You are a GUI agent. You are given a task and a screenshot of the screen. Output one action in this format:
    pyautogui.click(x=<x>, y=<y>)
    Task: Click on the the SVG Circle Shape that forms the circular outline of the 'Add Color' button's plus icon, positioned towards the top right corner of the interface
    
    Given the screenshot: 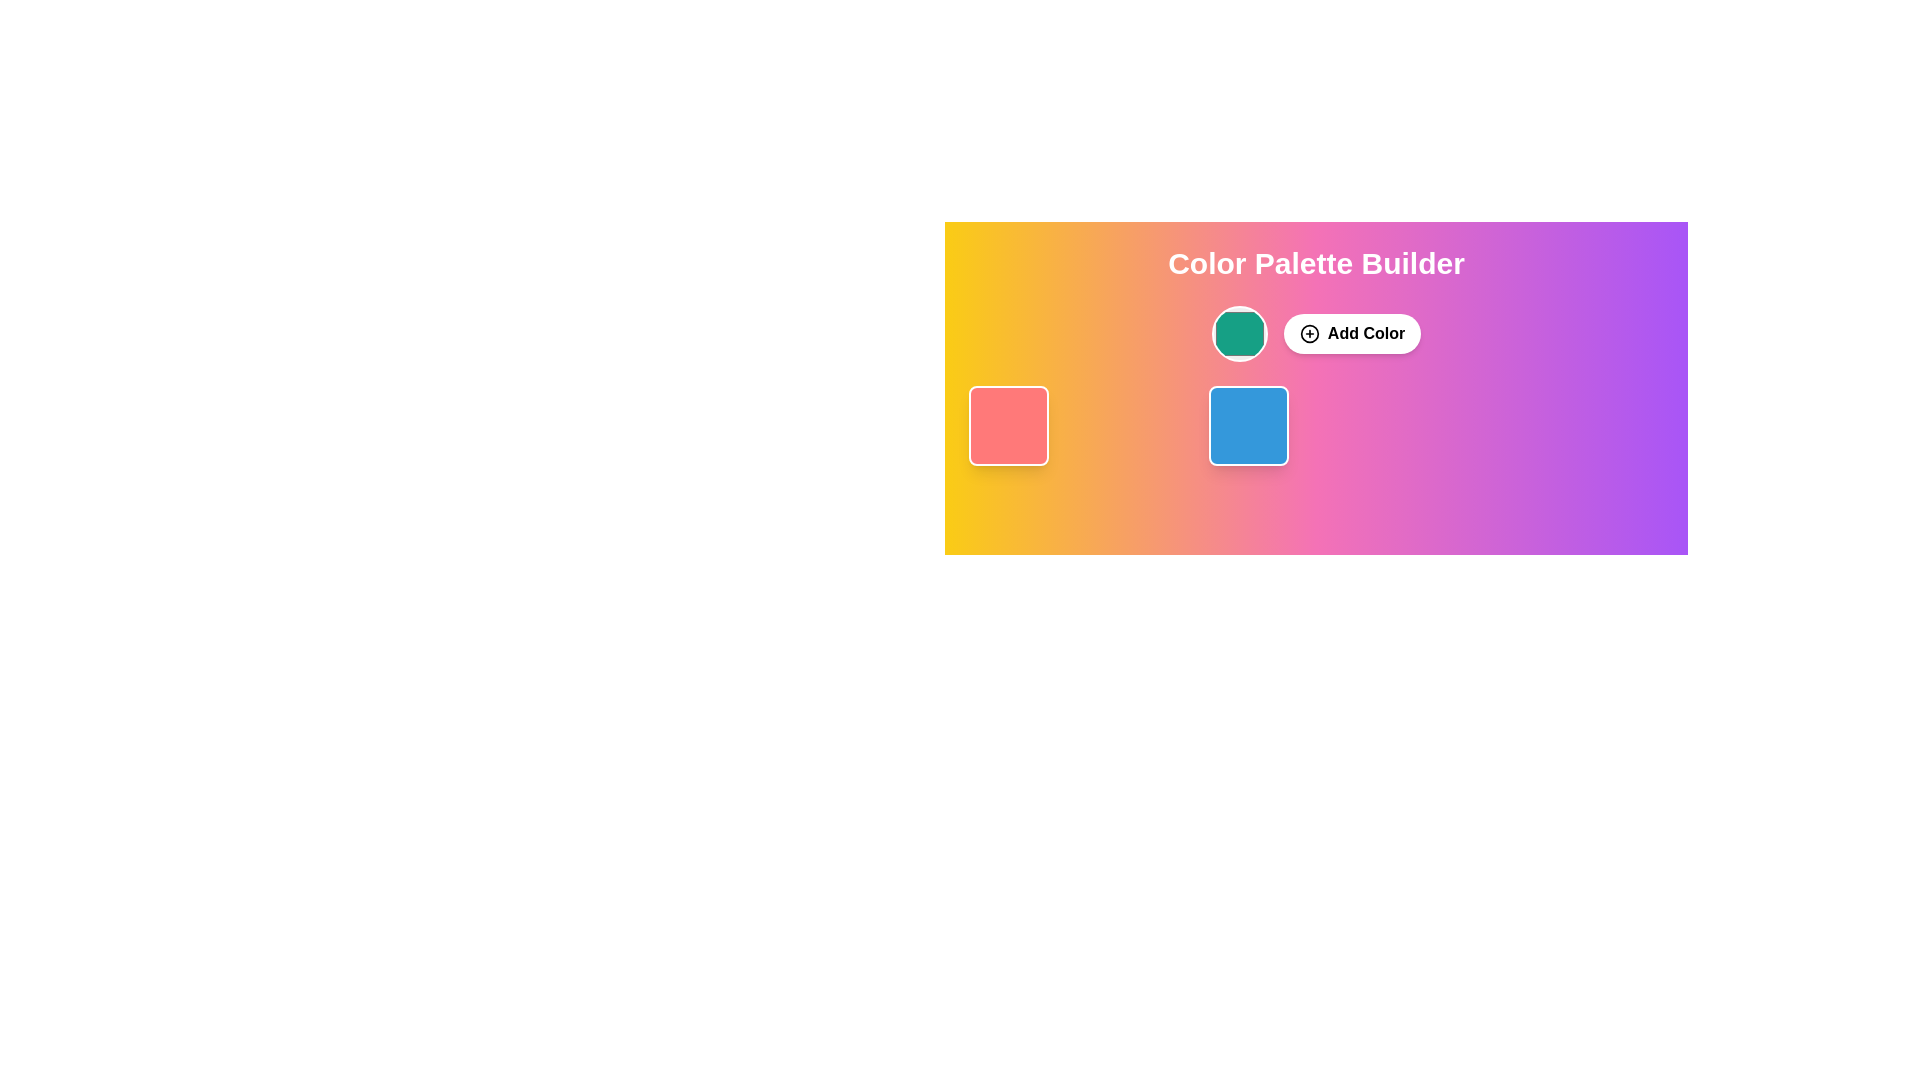 What is the action you would take?
    pyautogui.click(x=1309, y=333)
    